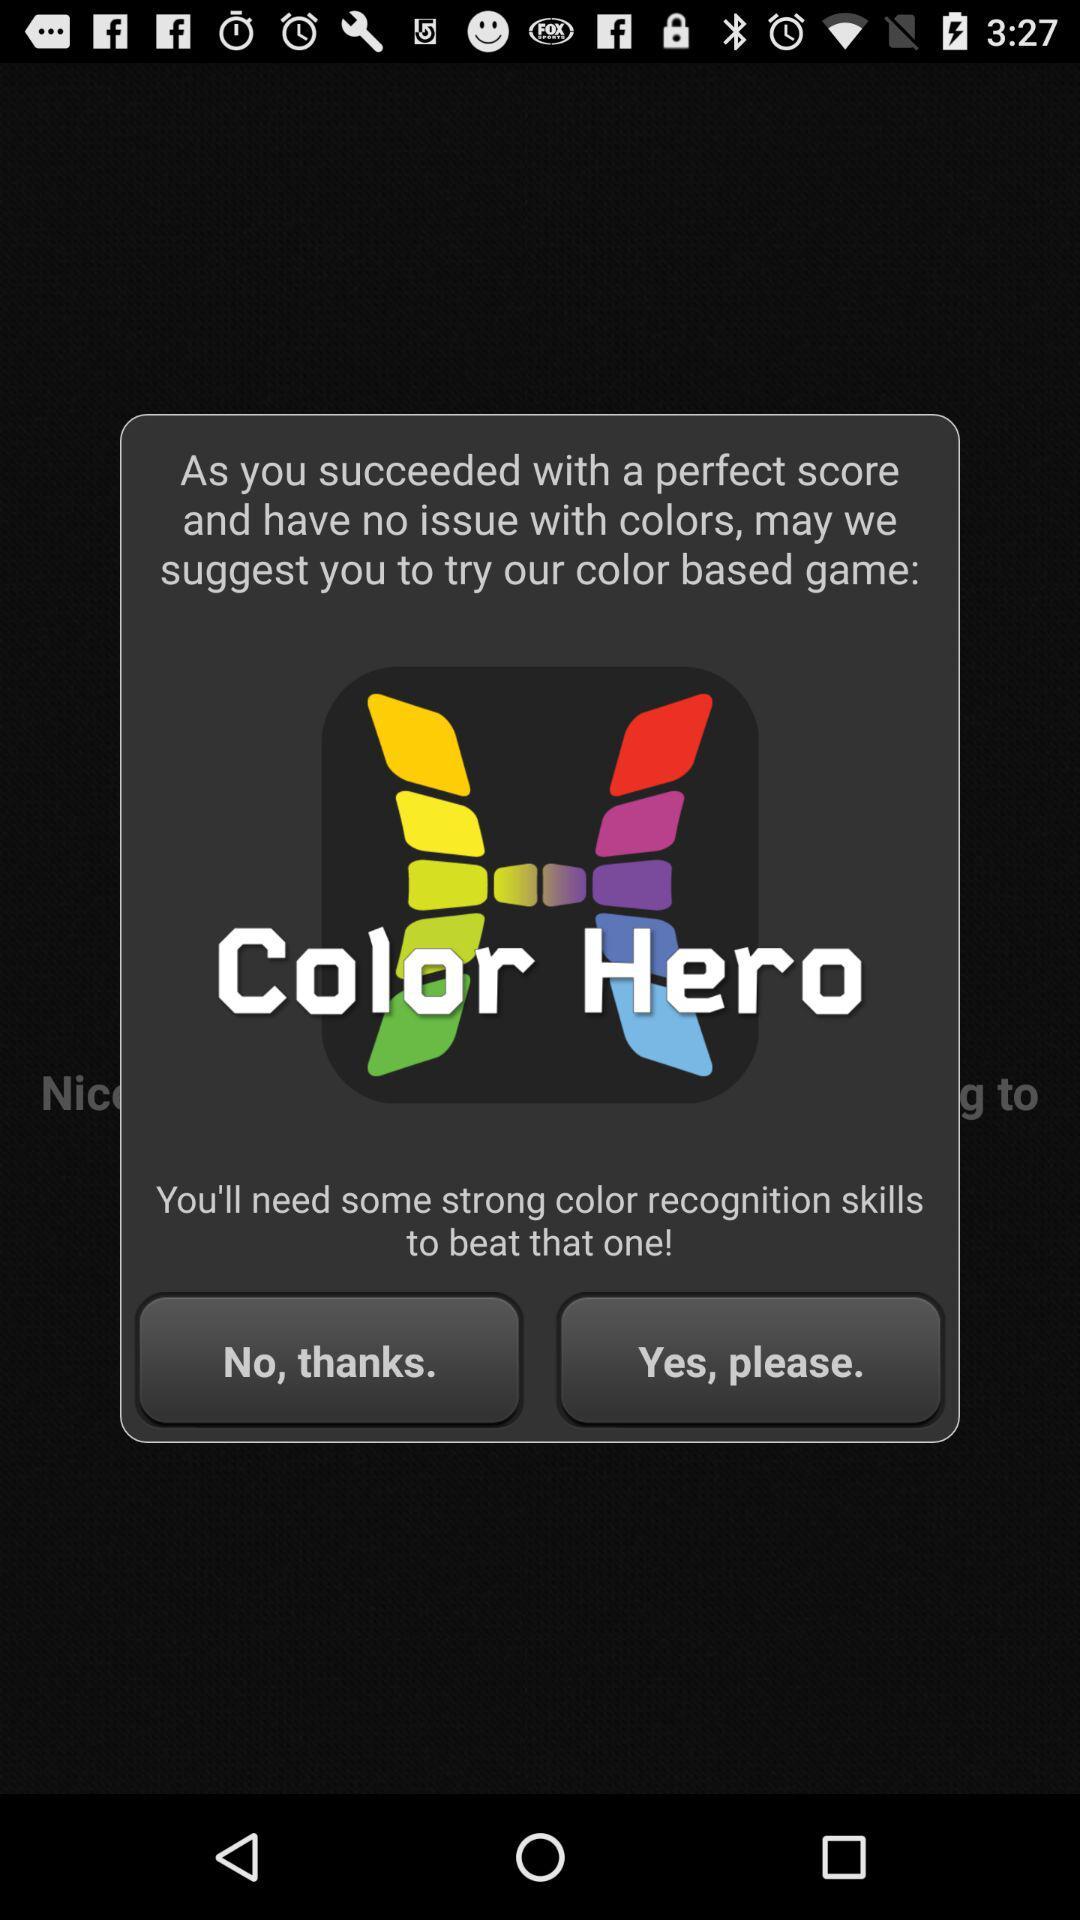  What do you see at coordinates (750, 1360) in the screenshot?
I see `the item to the right of no, thanks. button` at bounding box center [750, 1360].